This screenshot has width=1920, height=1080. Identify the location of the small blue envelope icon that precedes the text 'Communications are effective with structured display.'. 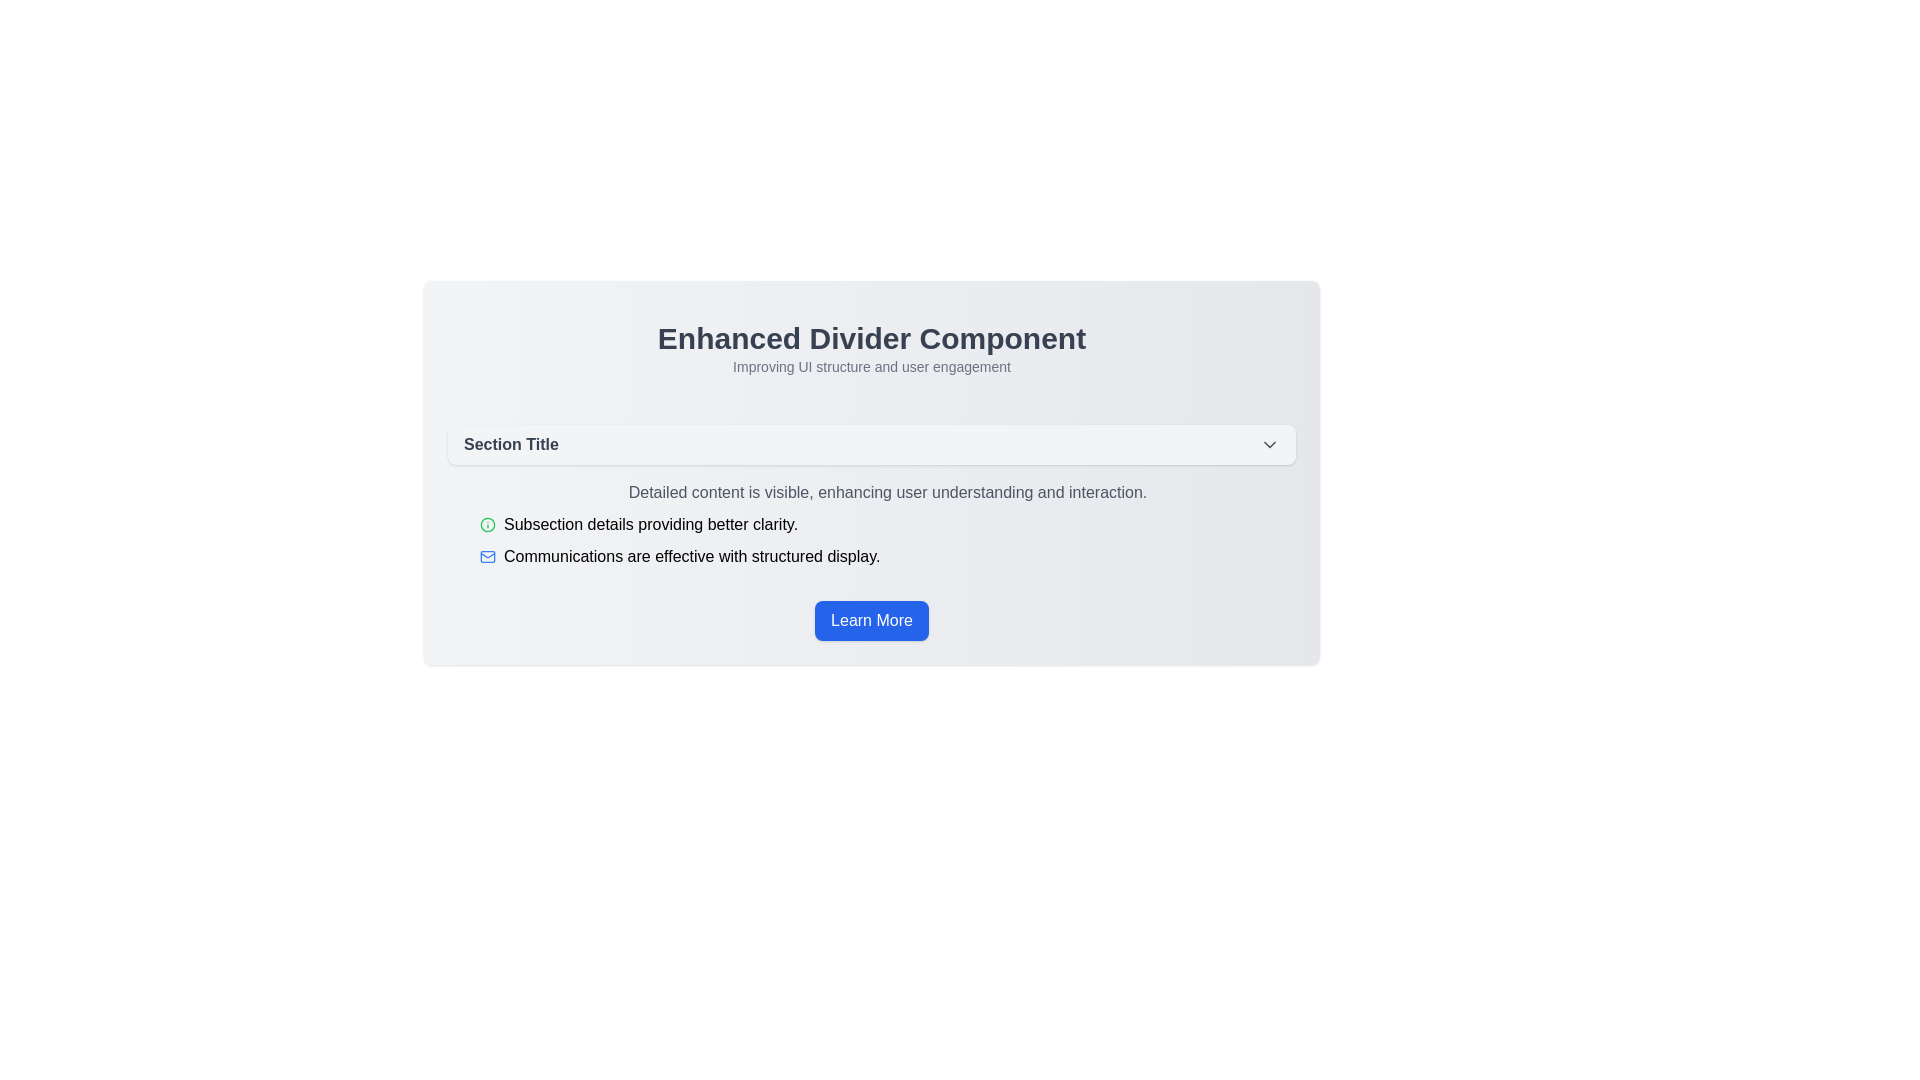
(488, 556).